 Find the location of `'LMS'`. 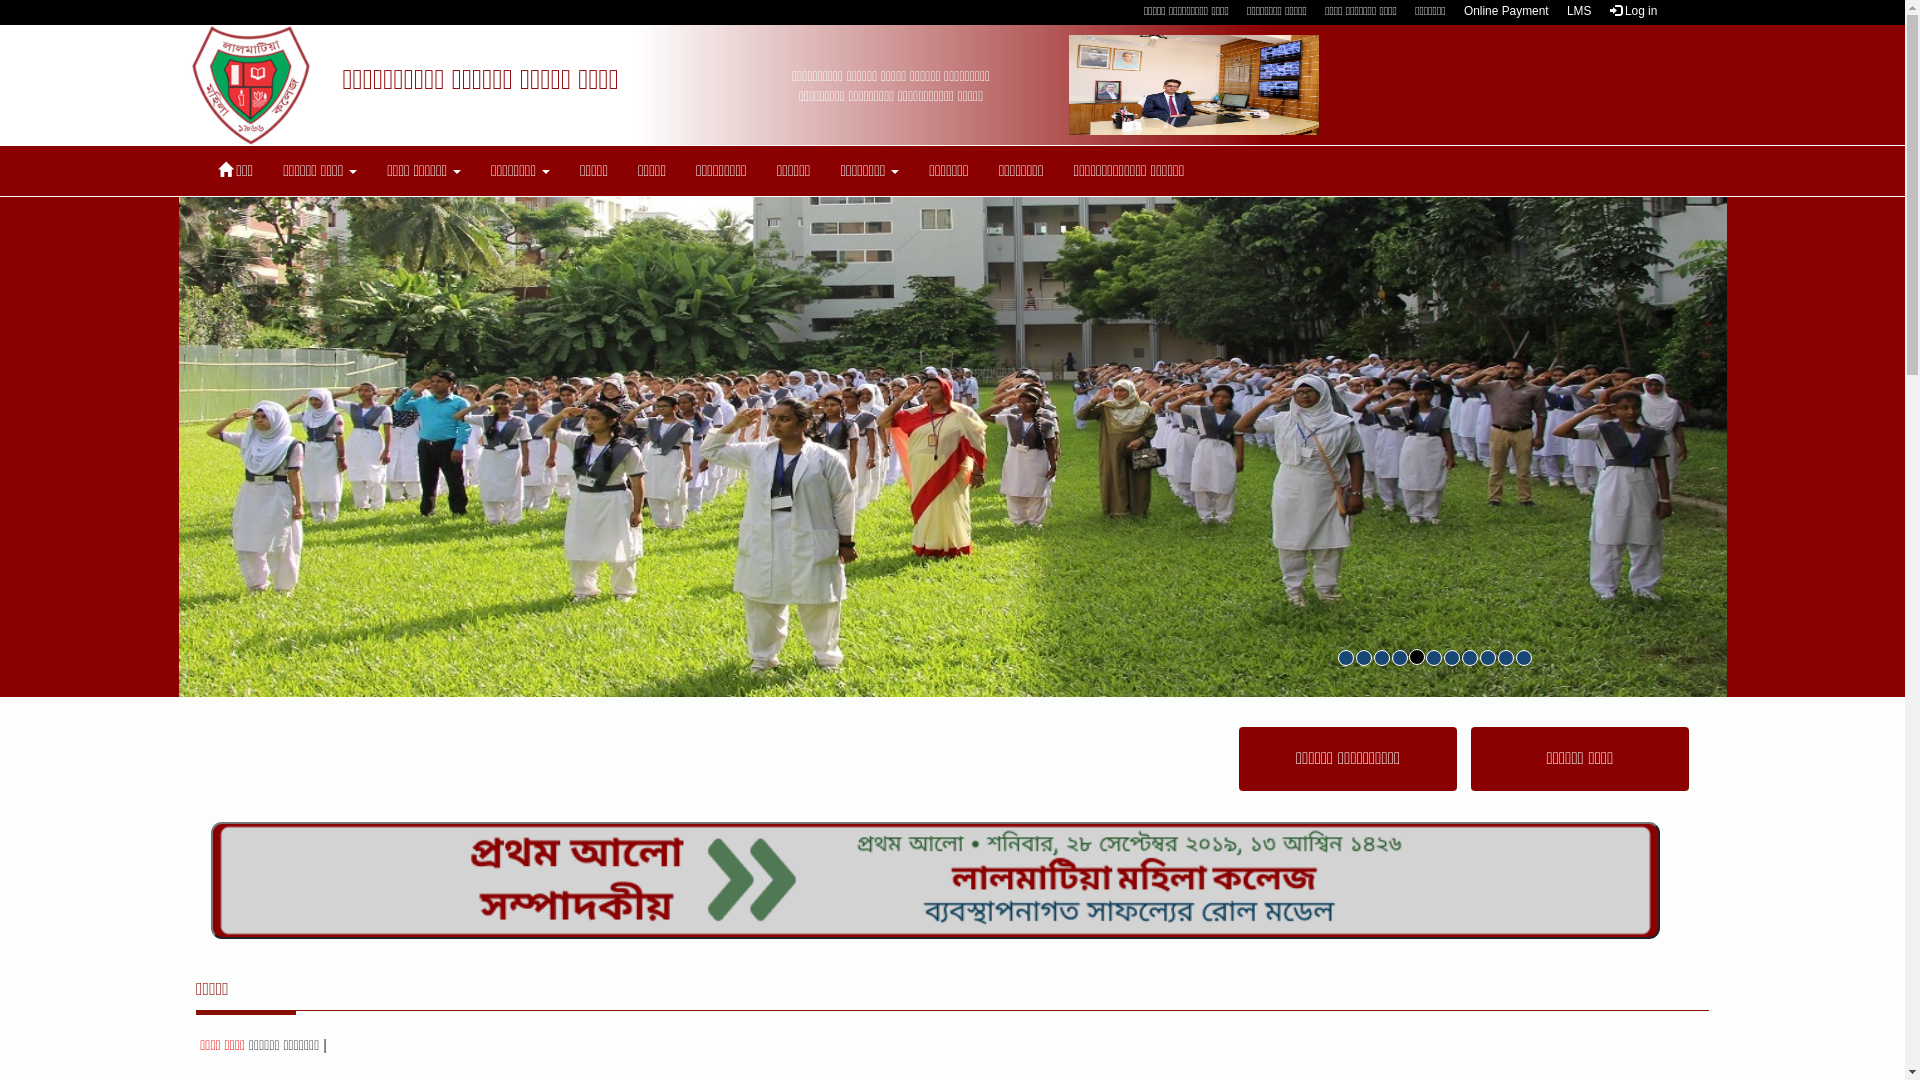

'LMS' is located at coordinates (1578, 11).